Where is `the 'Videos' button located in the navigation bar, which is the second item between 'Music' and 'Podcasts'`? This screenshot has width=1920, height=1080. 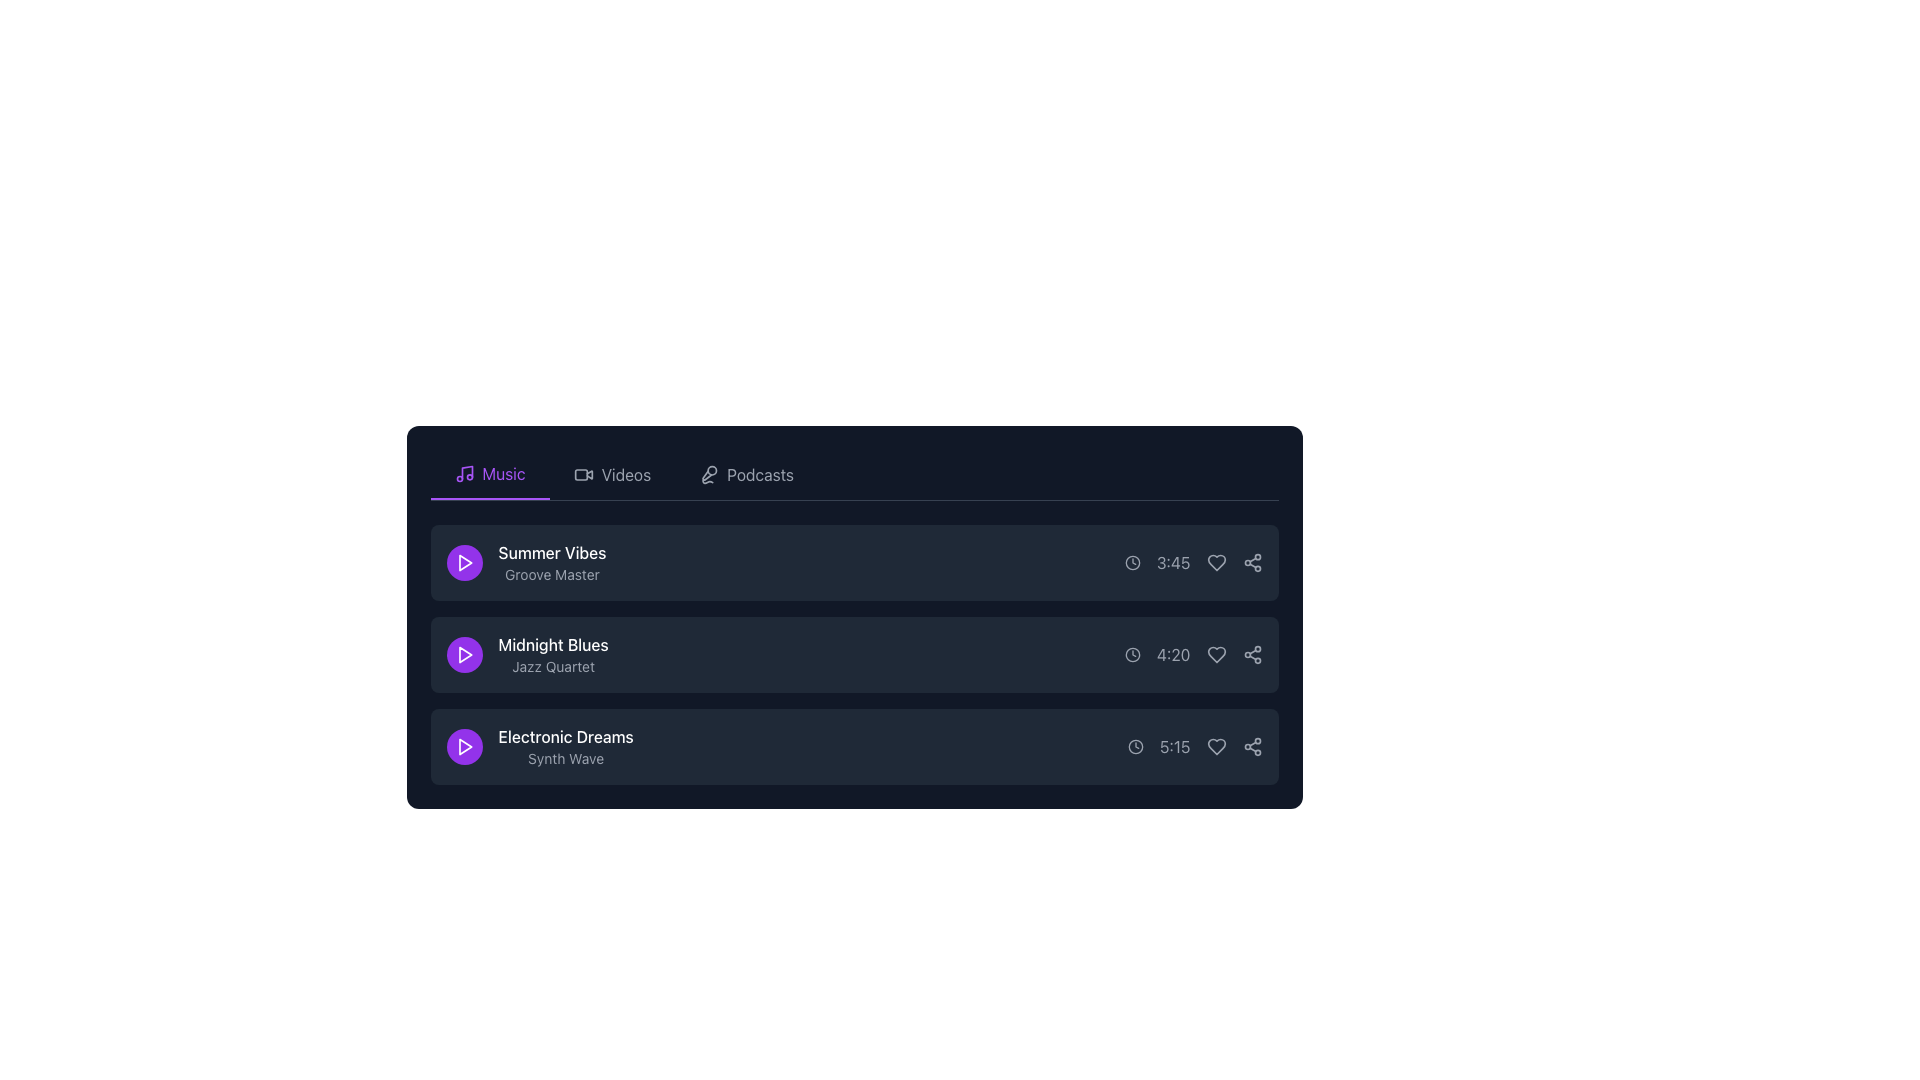
the 'Videos' button located in the navigation bar, which is the second item between 'Music' and 'Podcasts' is located at coordinates (611, 474).